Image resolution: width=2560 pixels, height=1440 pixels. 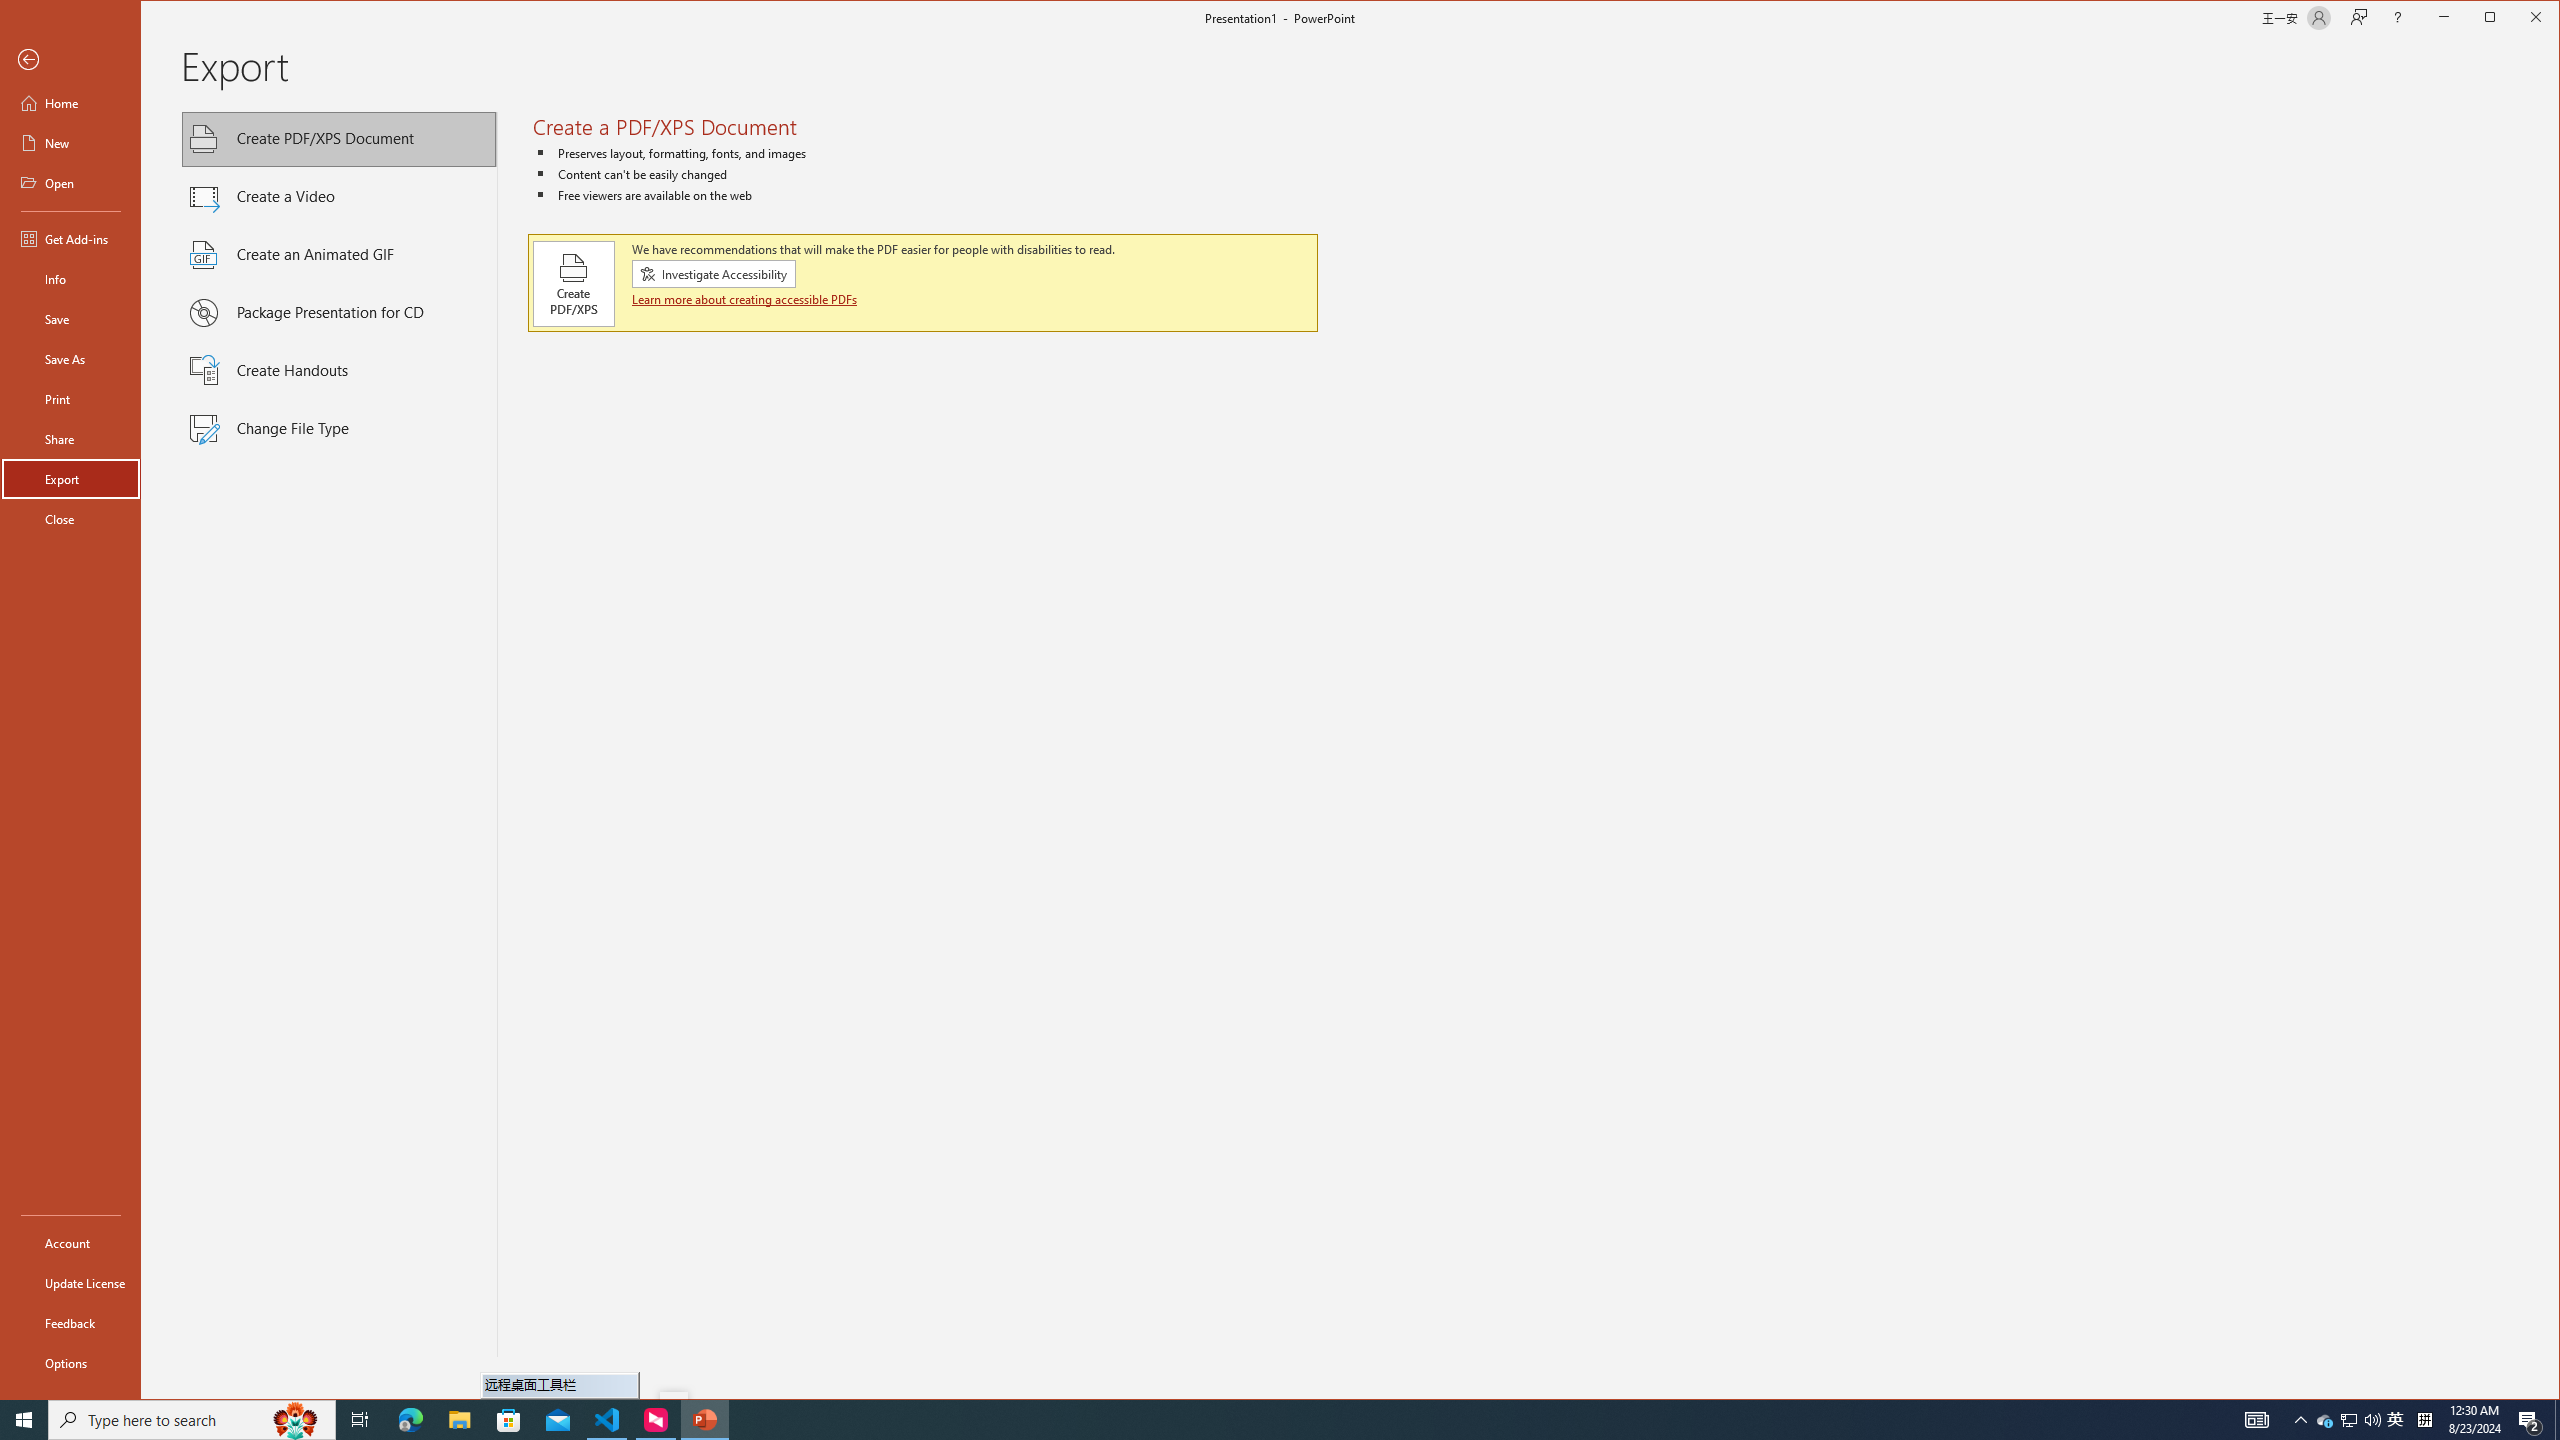 I want to click on 'Get Add-ins', so click(x=69, y=238).